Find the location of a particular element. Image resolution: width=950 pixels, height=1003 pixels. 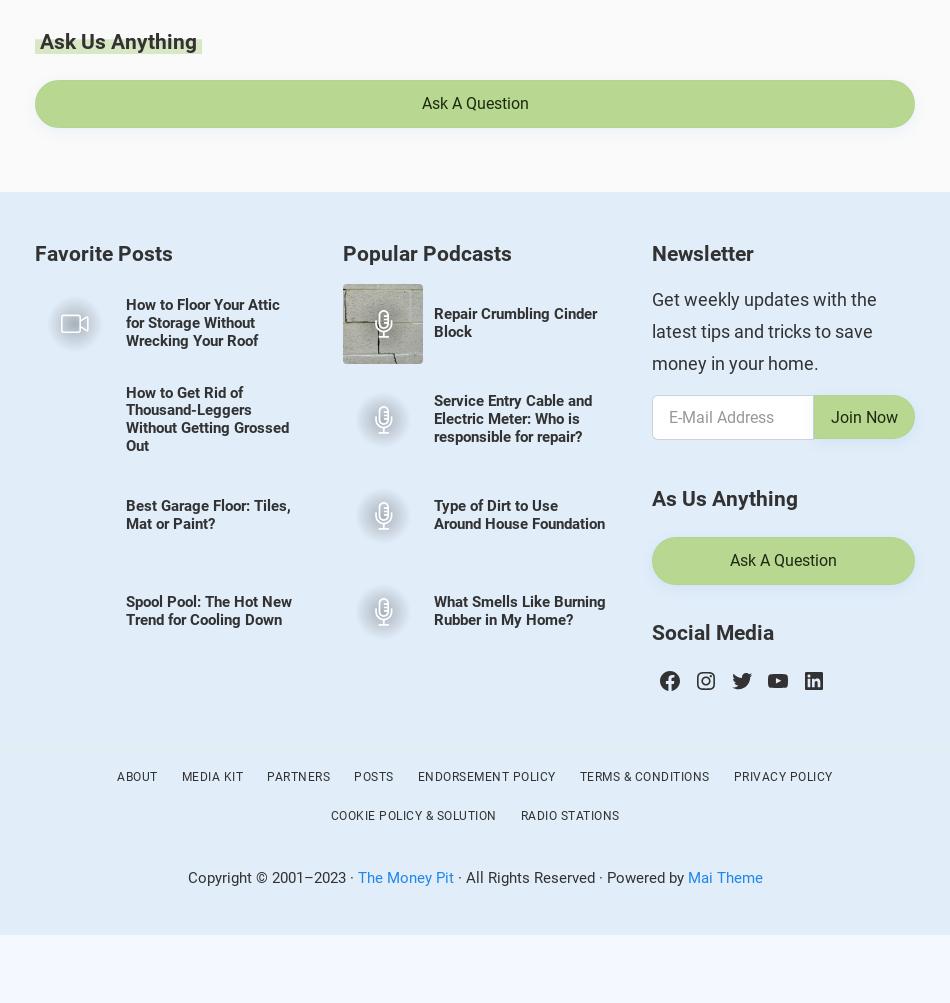

'Newsletter' is located at coordinates (701, 253).